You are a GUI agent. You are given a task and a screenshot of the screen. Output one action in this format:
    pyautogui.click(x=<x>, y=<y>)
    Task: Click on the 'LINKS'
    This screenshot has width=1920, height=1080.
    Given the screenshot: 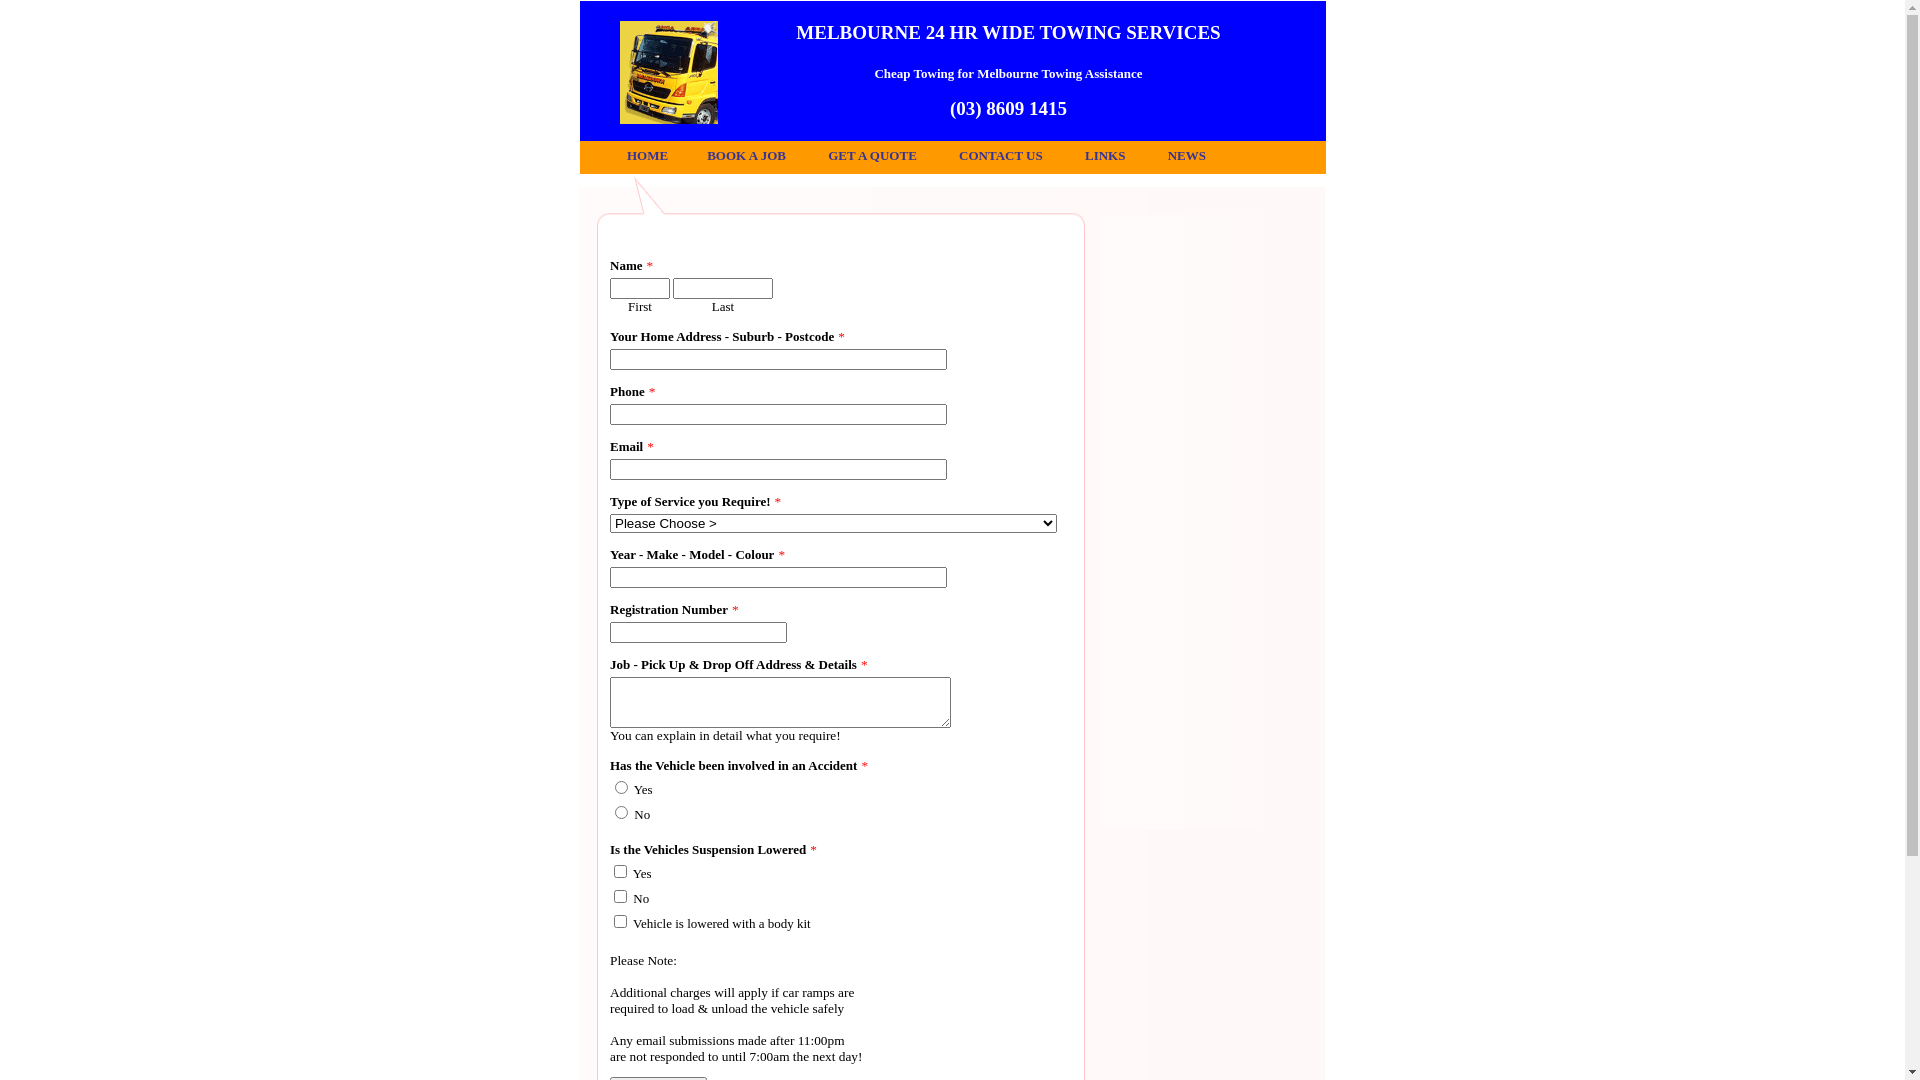 What is the action you would take?
    pyautogui.click(x=1103, y=154)
    